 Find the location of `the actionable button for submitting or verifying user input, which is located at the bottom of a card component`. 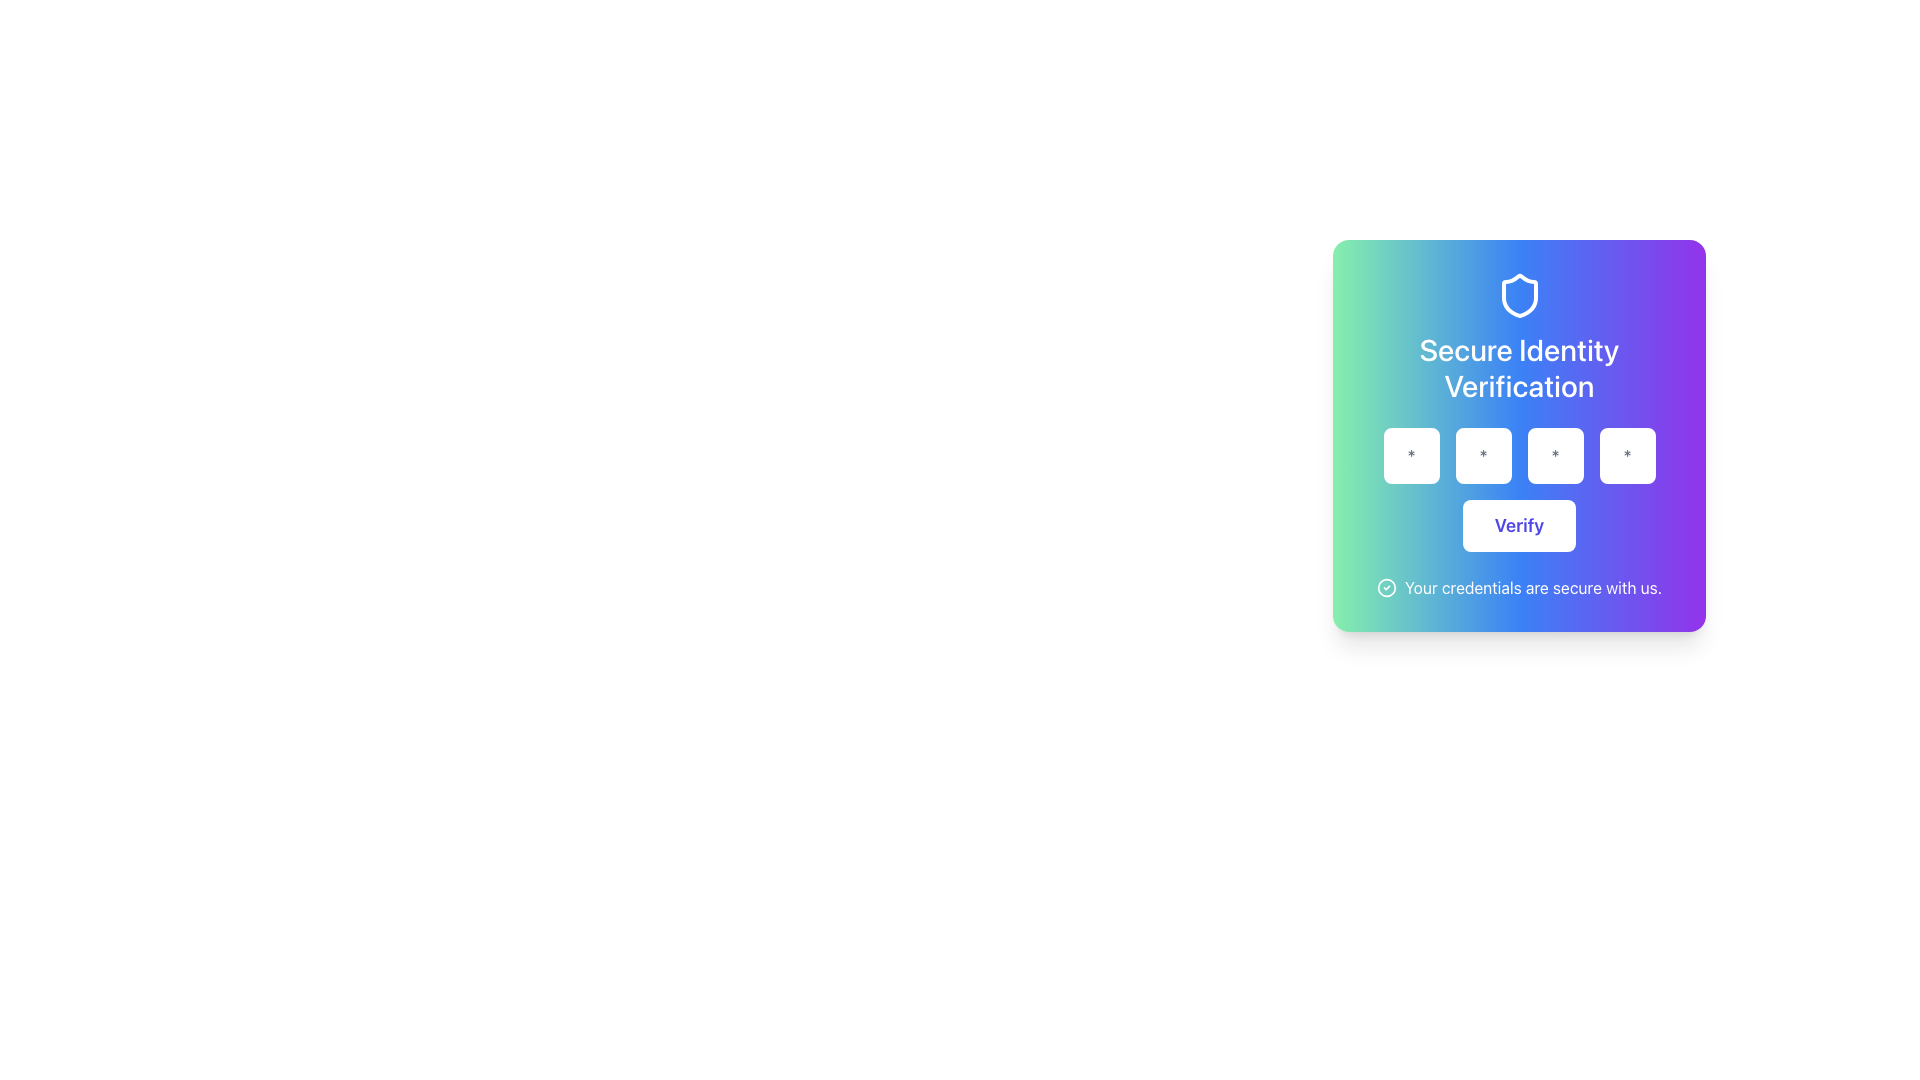

the actionable button for submitting or verifying user input, which is located at the bottom of a card component is located at coordinates (1519, 524).